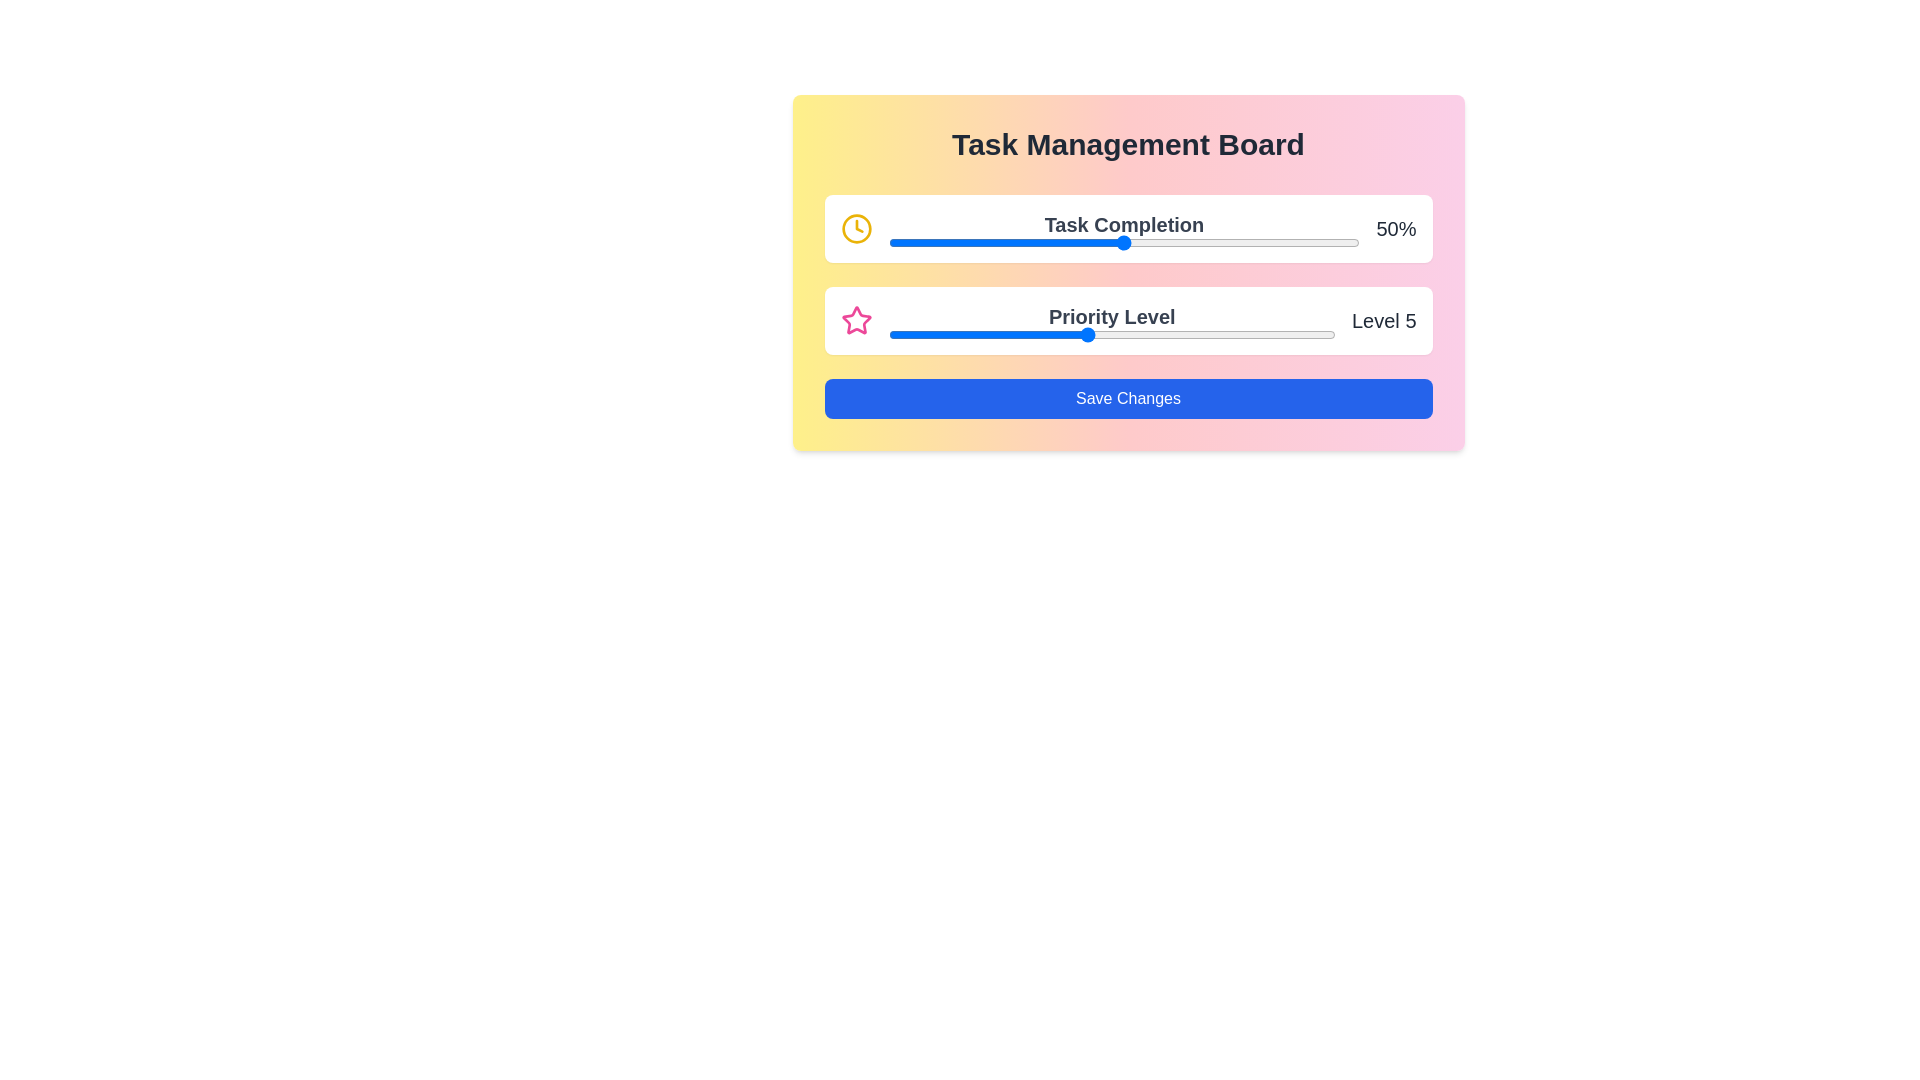 The width and height of the screenshot is (1920, 1080). I want to click on displayed priority level from the horizontal section that shows a star icon on the left, the label 'Priority Level' in the center, a slider bar, and the numeric indication 'Level 5' on the right, so click(1128, 319).